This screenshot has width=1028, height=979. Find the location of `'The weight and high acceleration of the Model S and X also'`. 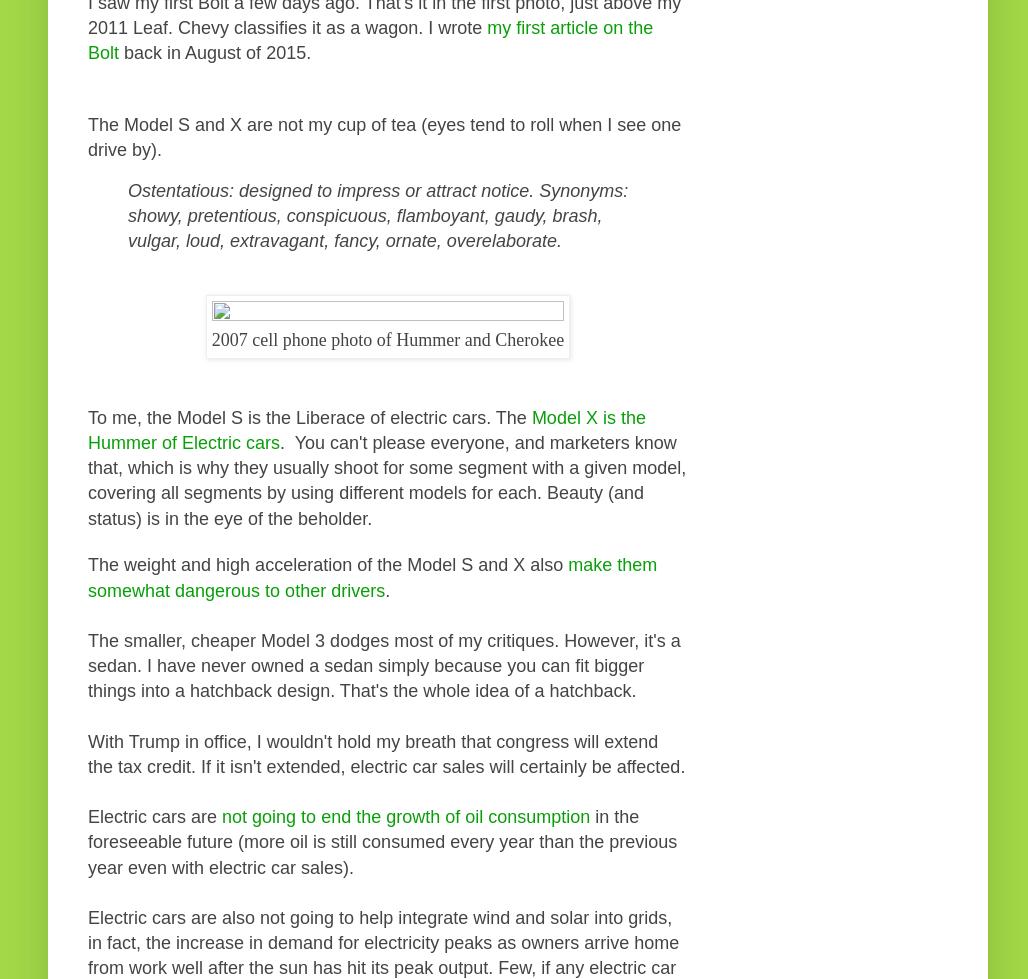

'The weight and high acceleration of the Model S and X also' is located at coordinates (327, 563).